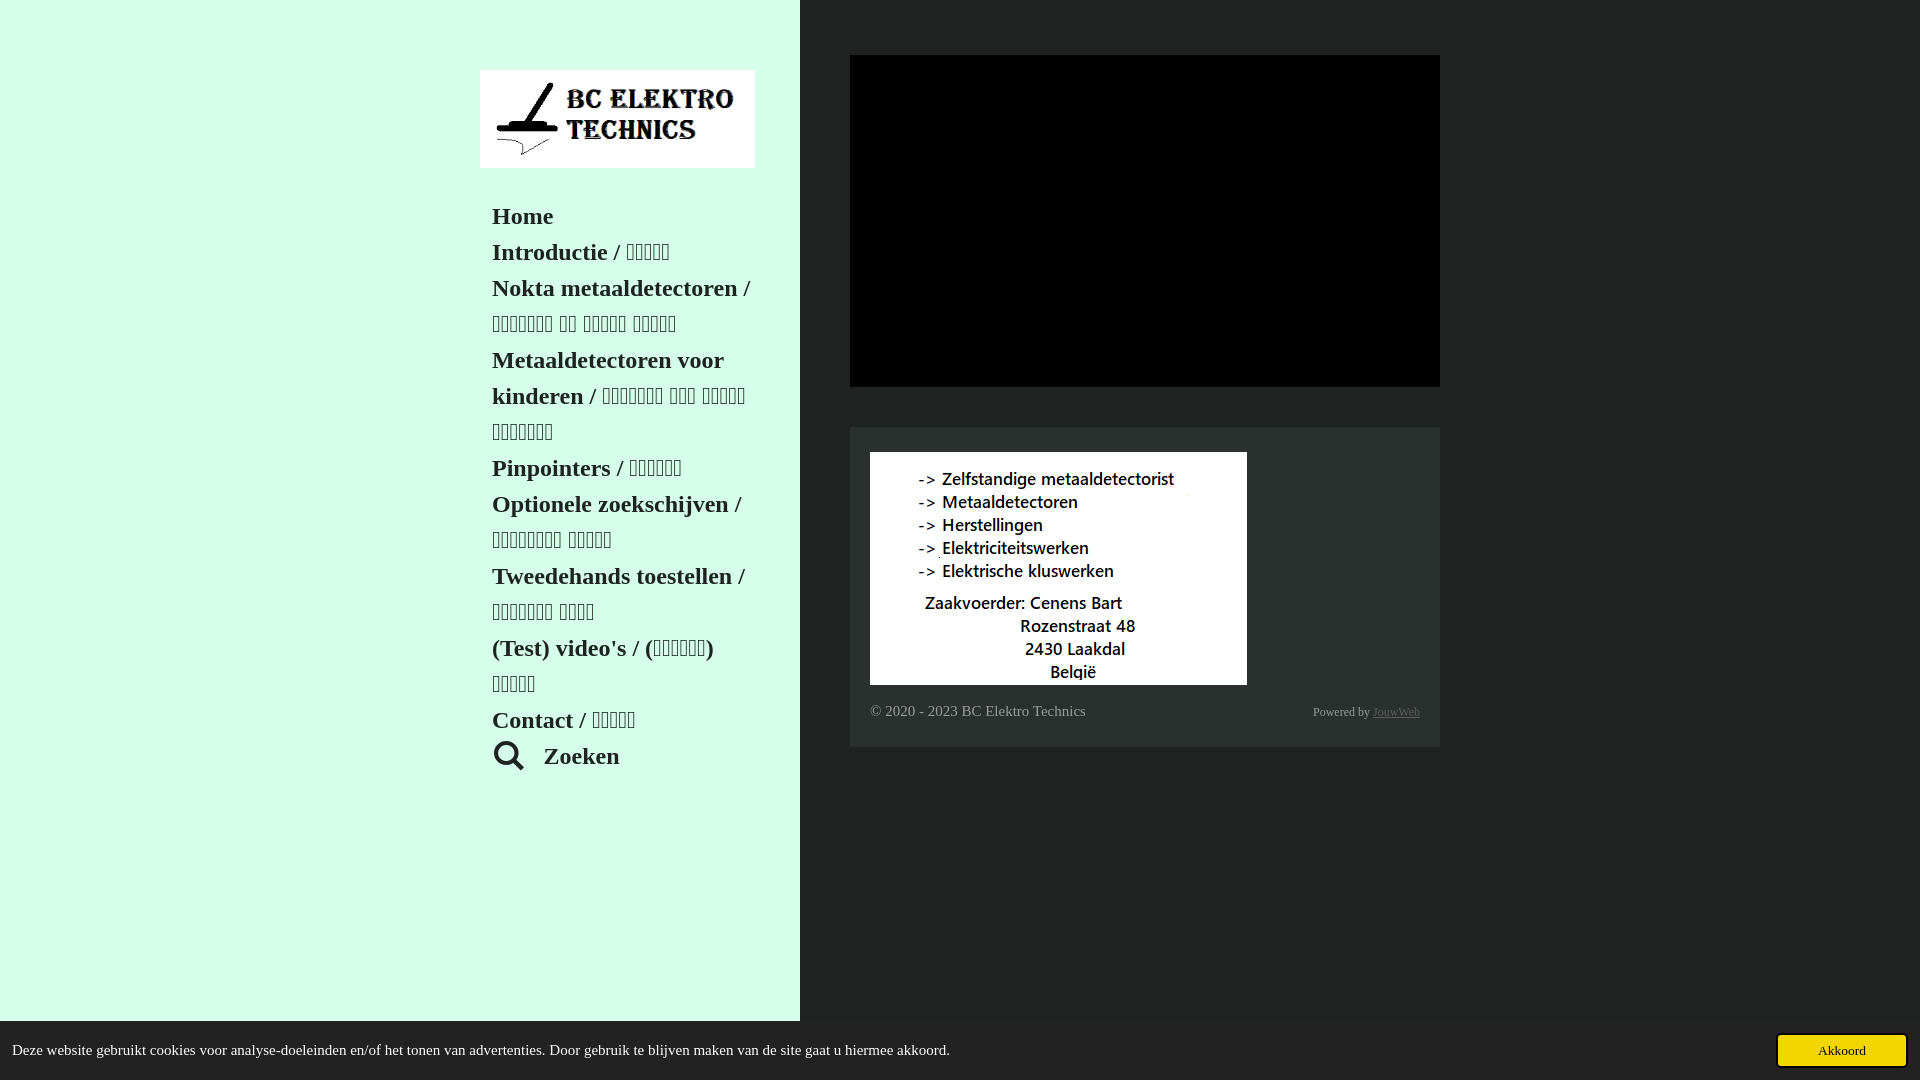 The image size is (1920, 1080). I want to click on 'Zoeken', so click(480, 756).